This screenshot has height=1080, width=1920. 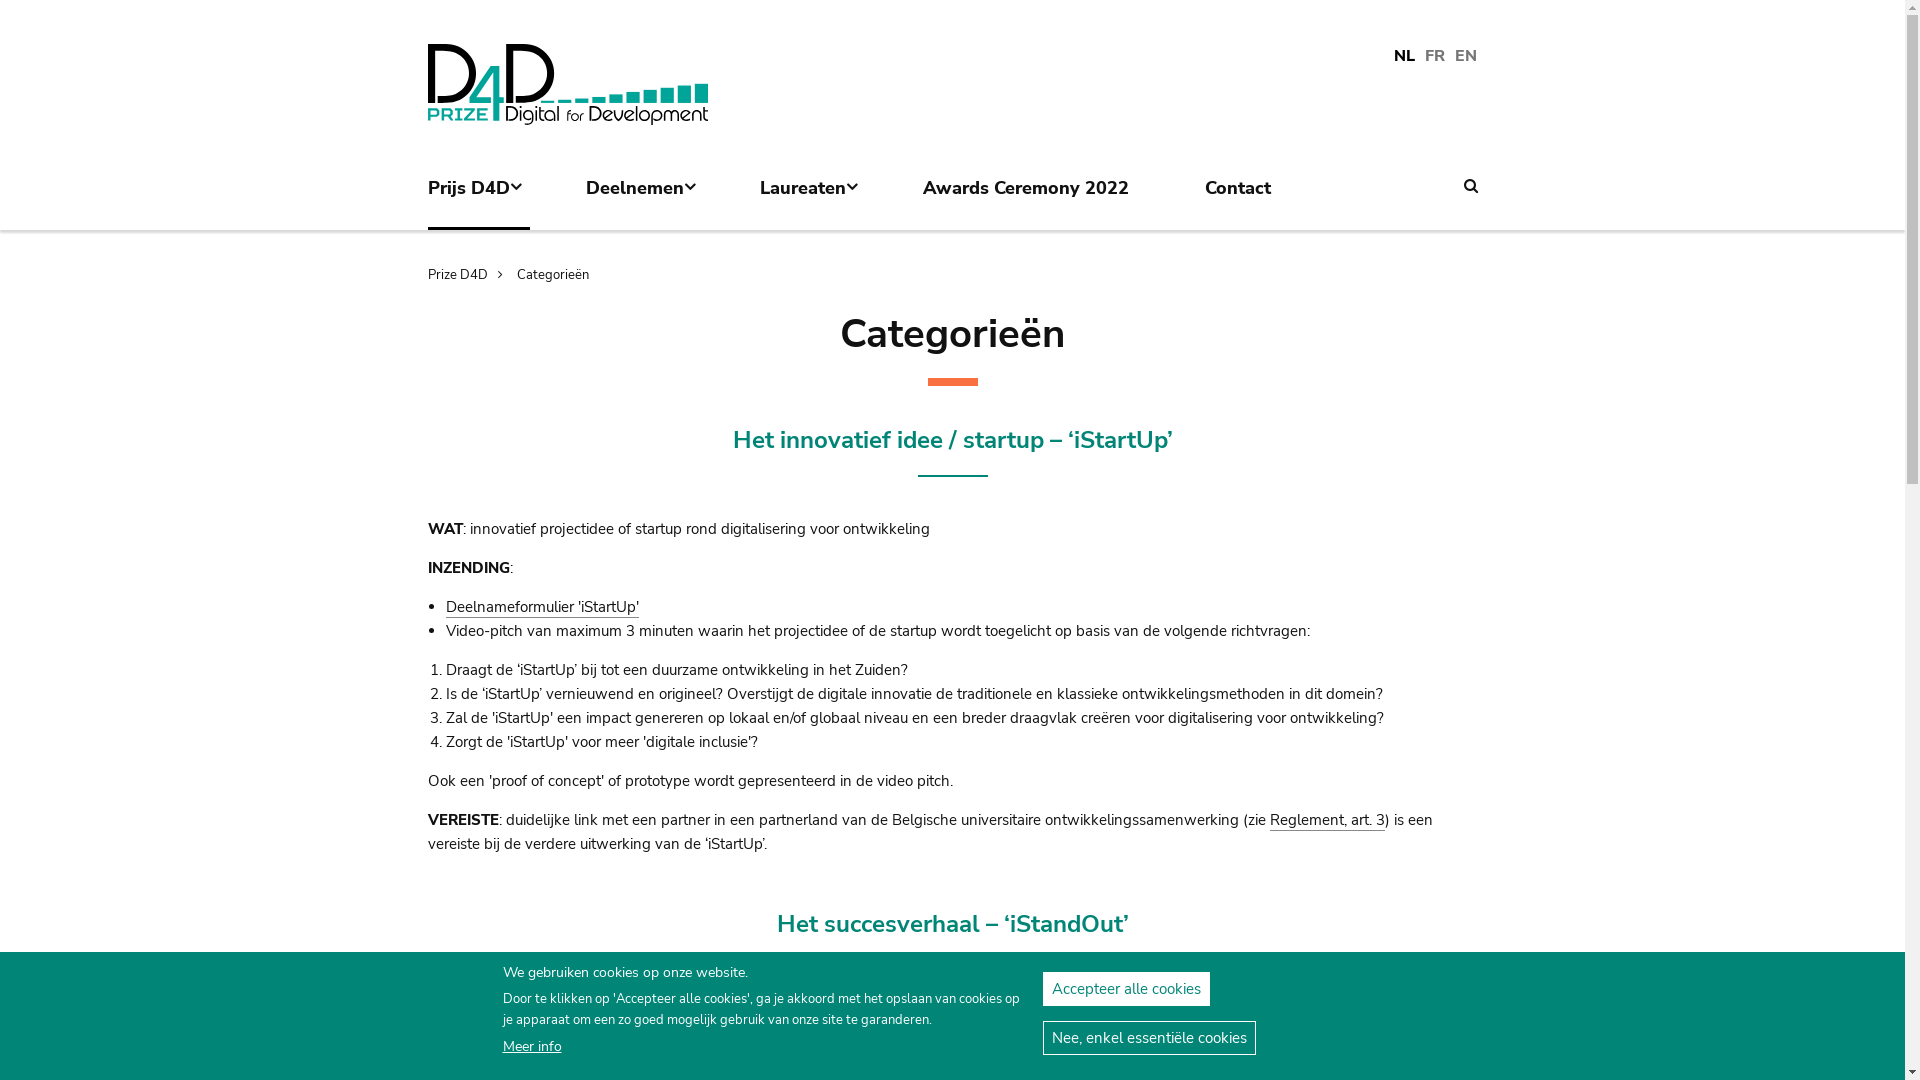 What do you see at coordinates (1434, 56) in the screenshot?
I see `'FR'` at bounding box center [1434, 56].